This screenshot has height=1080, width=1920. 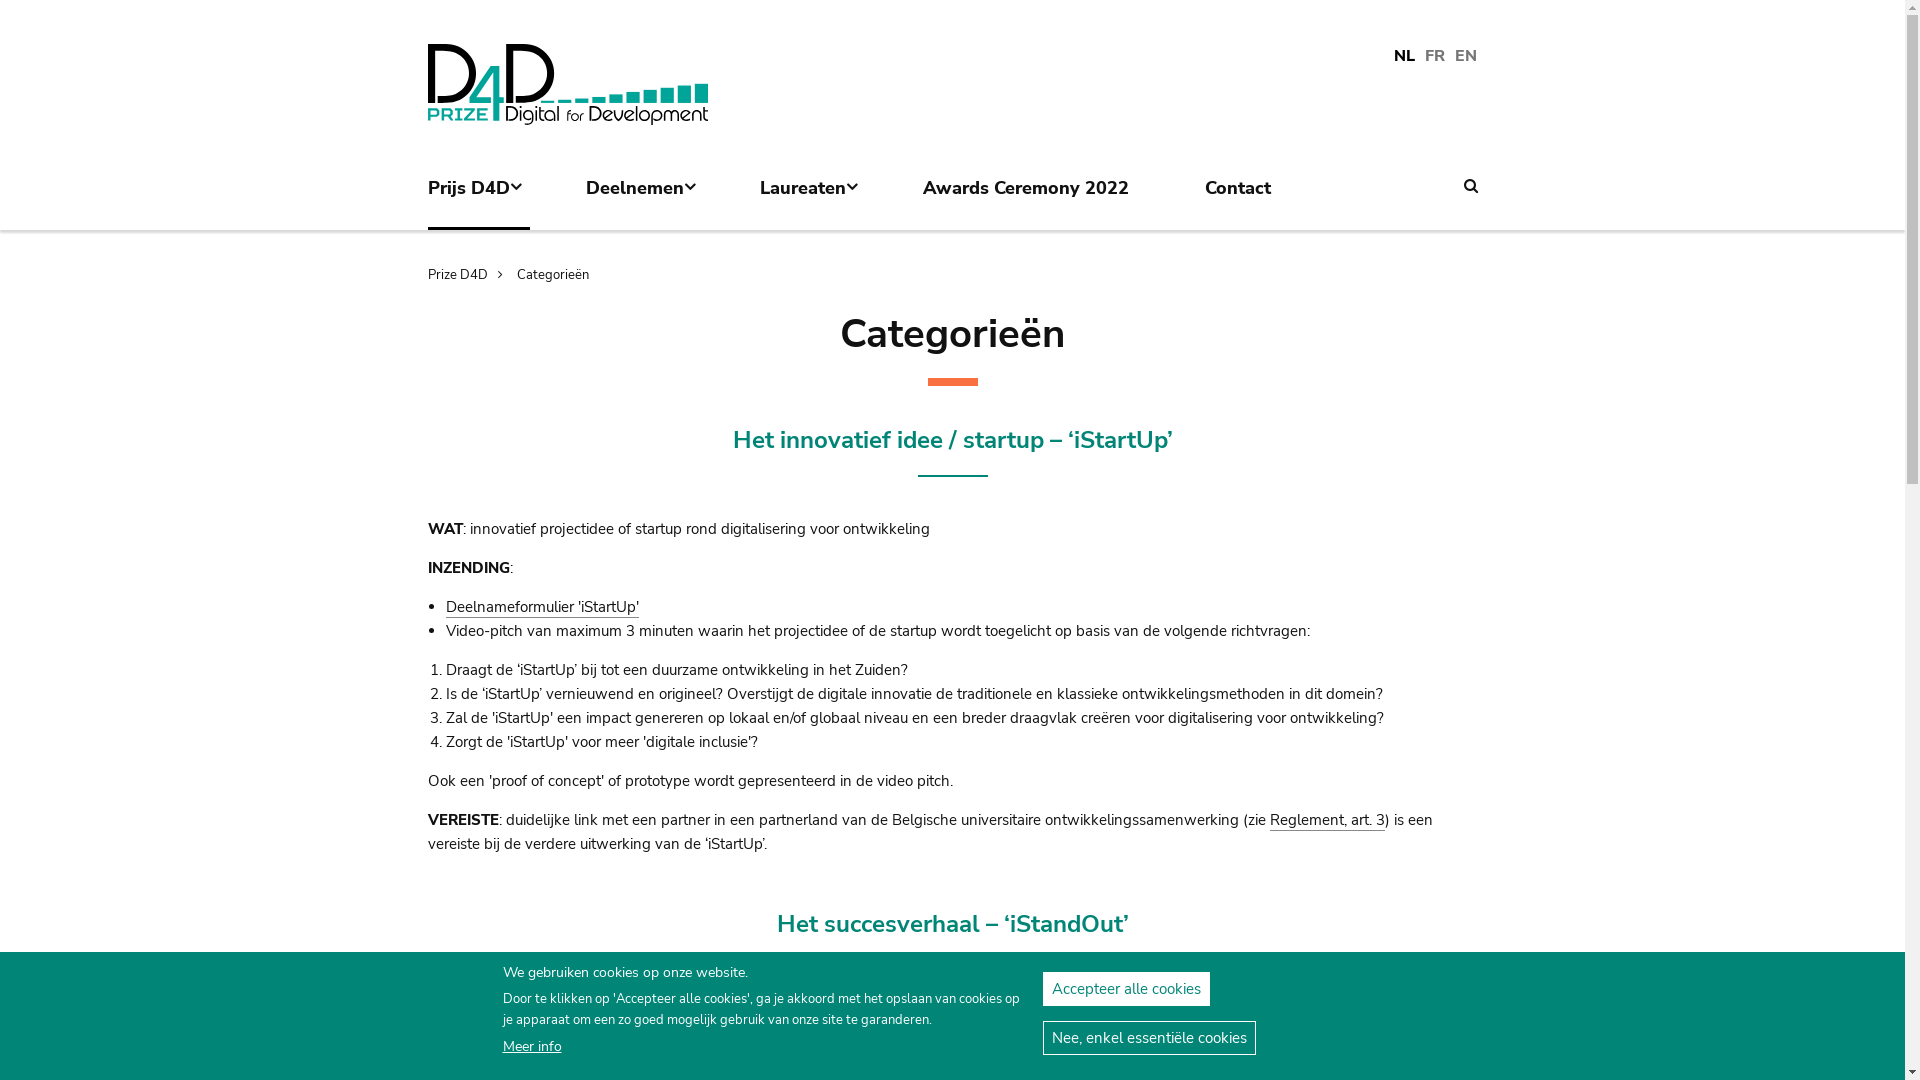 What do you see at coordinates (1434, 56) in the screenshot?
I see `'FR'` at bounding box center [1434, 56].